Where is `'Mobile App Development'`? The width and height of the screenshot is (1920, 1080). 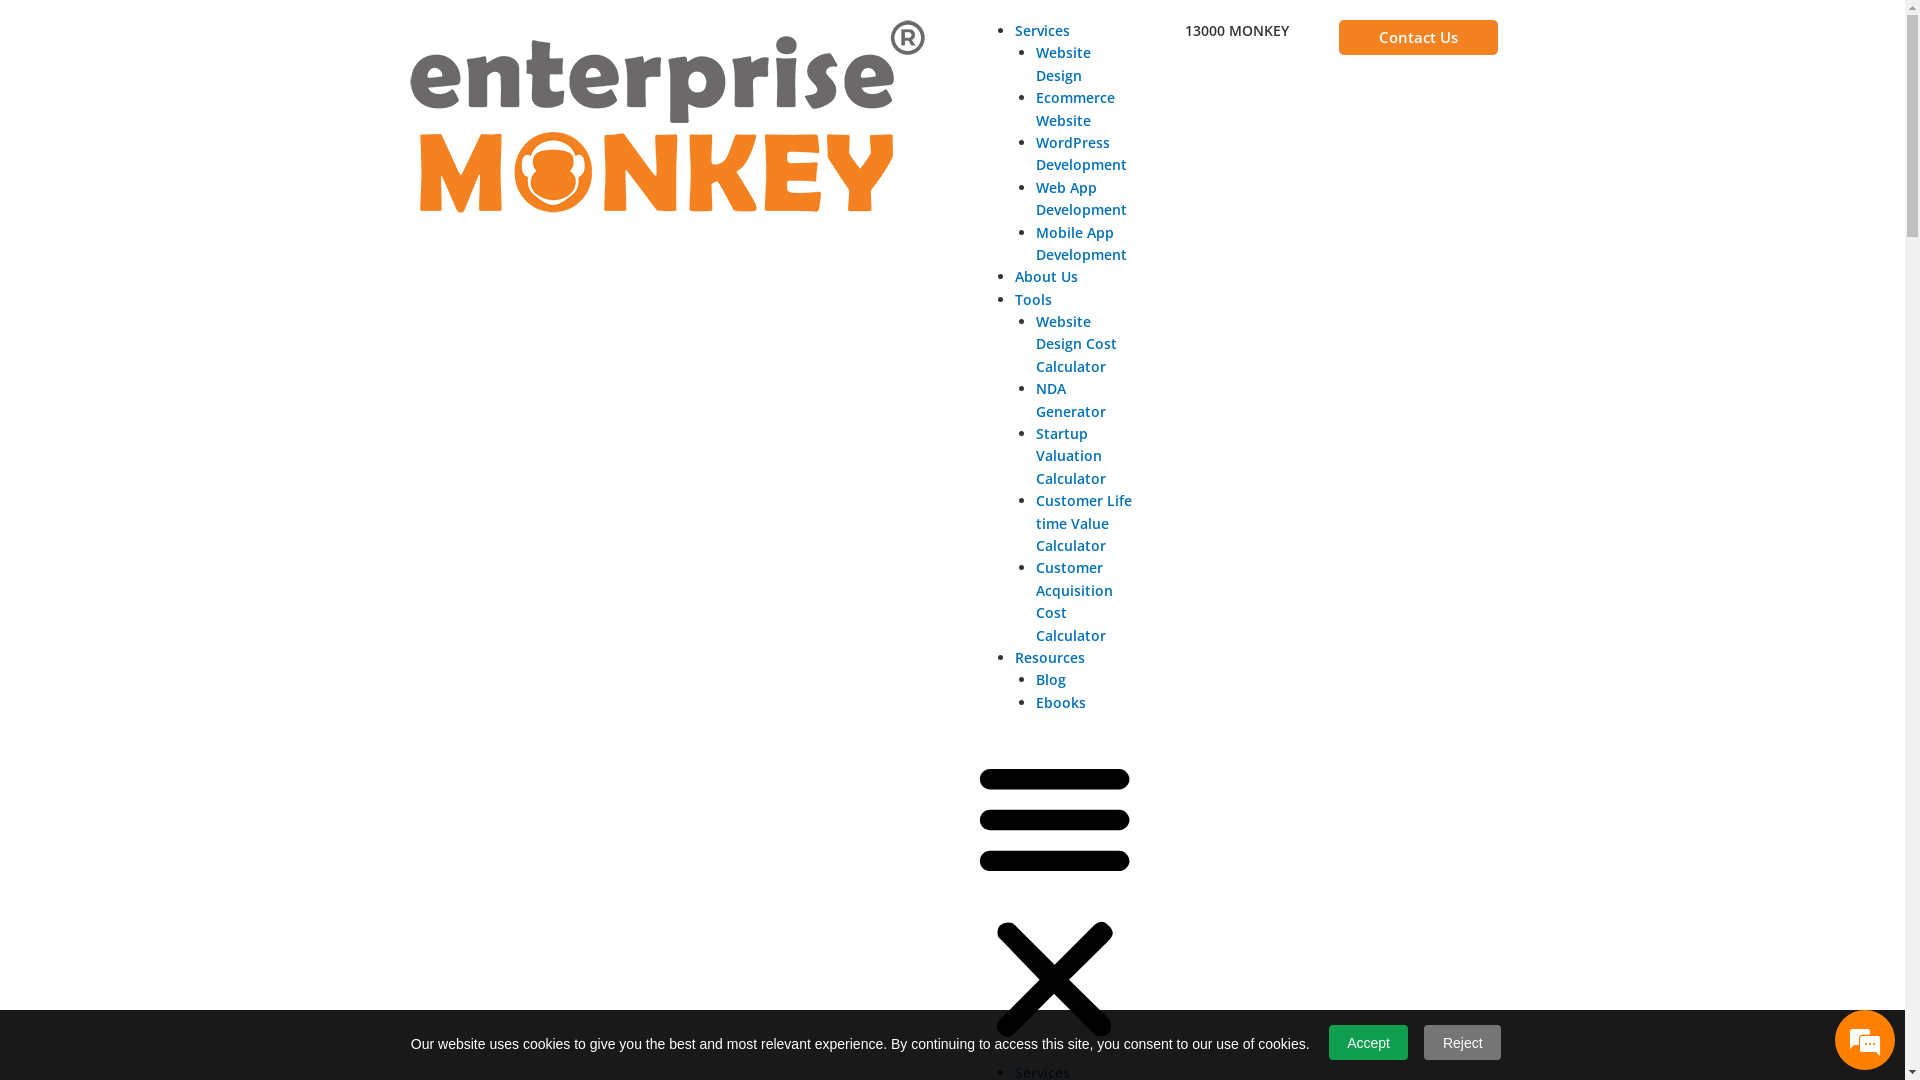
'Mobile App Development' is located at coordinates (1080, 242).